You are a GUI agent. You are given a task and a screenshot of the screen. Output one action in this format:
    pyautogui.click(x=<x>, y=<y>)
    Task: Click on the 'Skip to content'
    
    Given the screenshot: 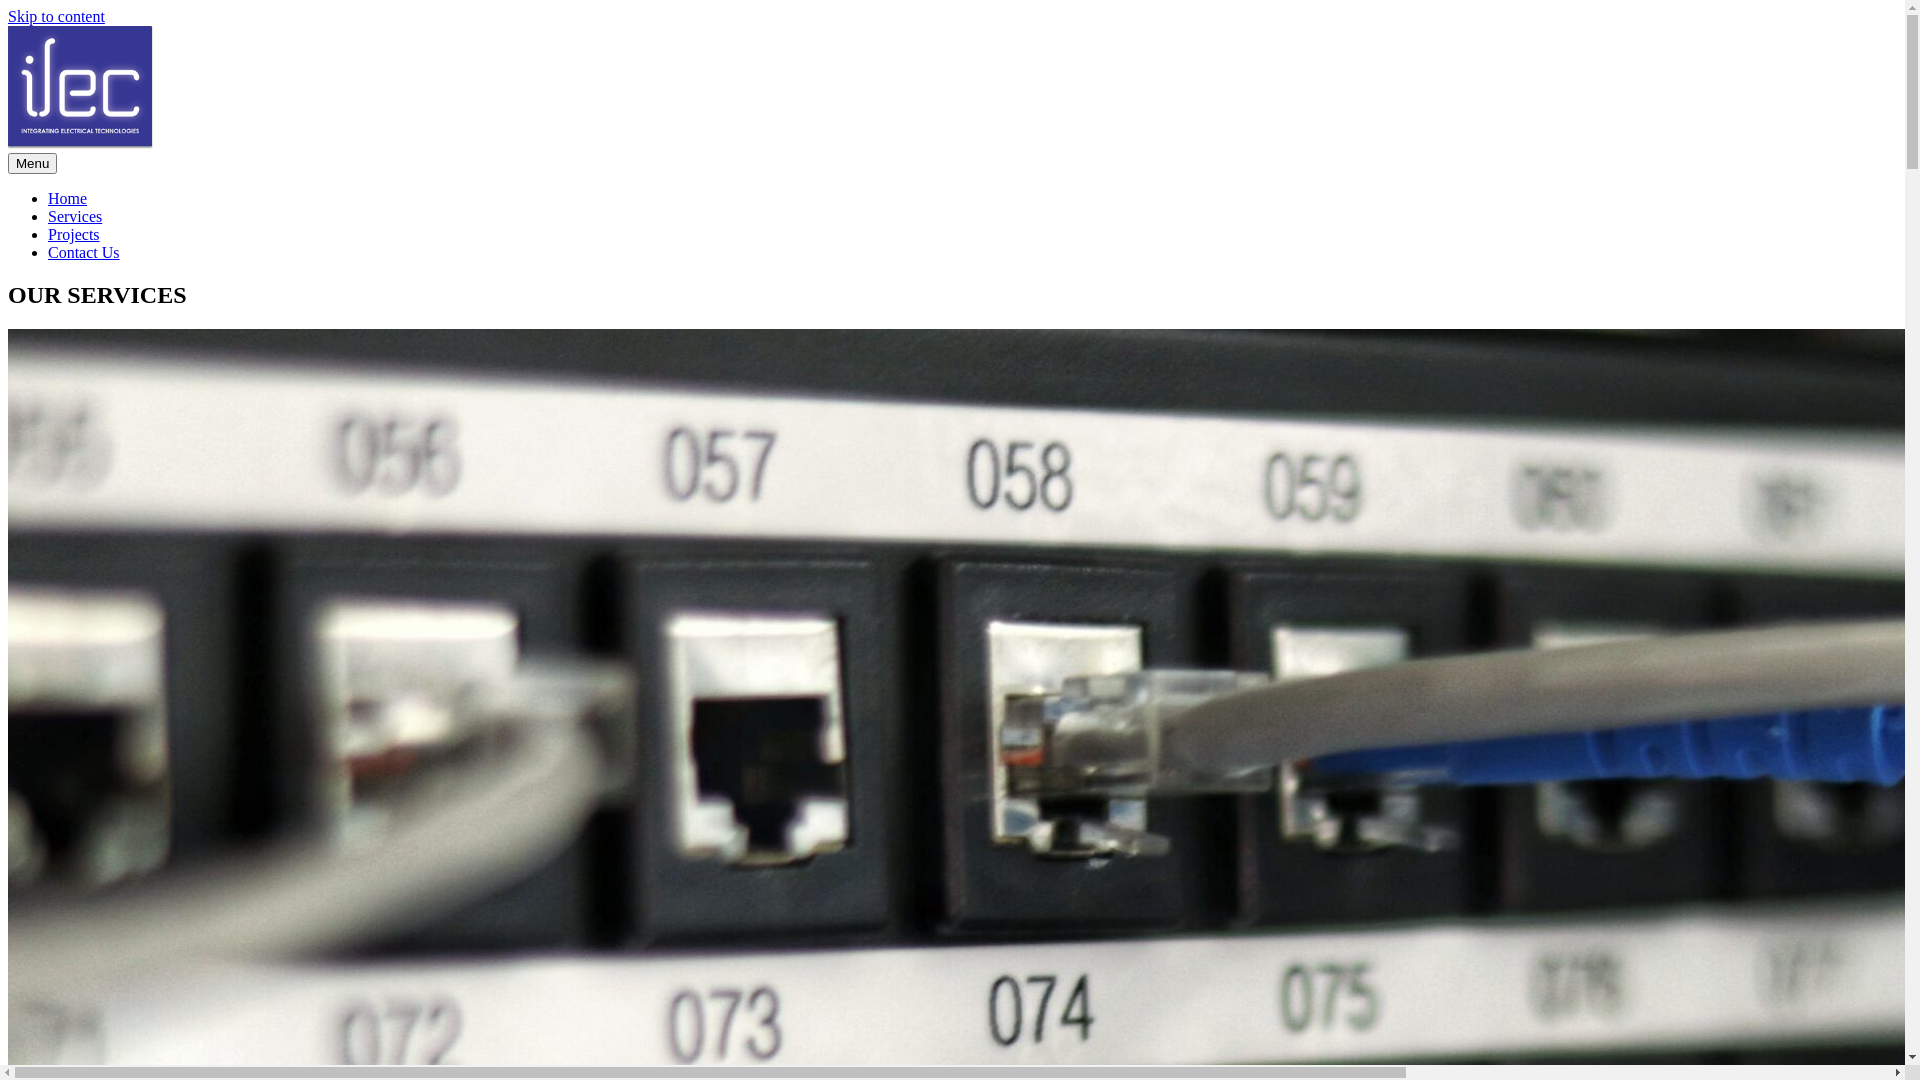 What is the action you would take?
    pyautogui.click(x=56, y=16)
    